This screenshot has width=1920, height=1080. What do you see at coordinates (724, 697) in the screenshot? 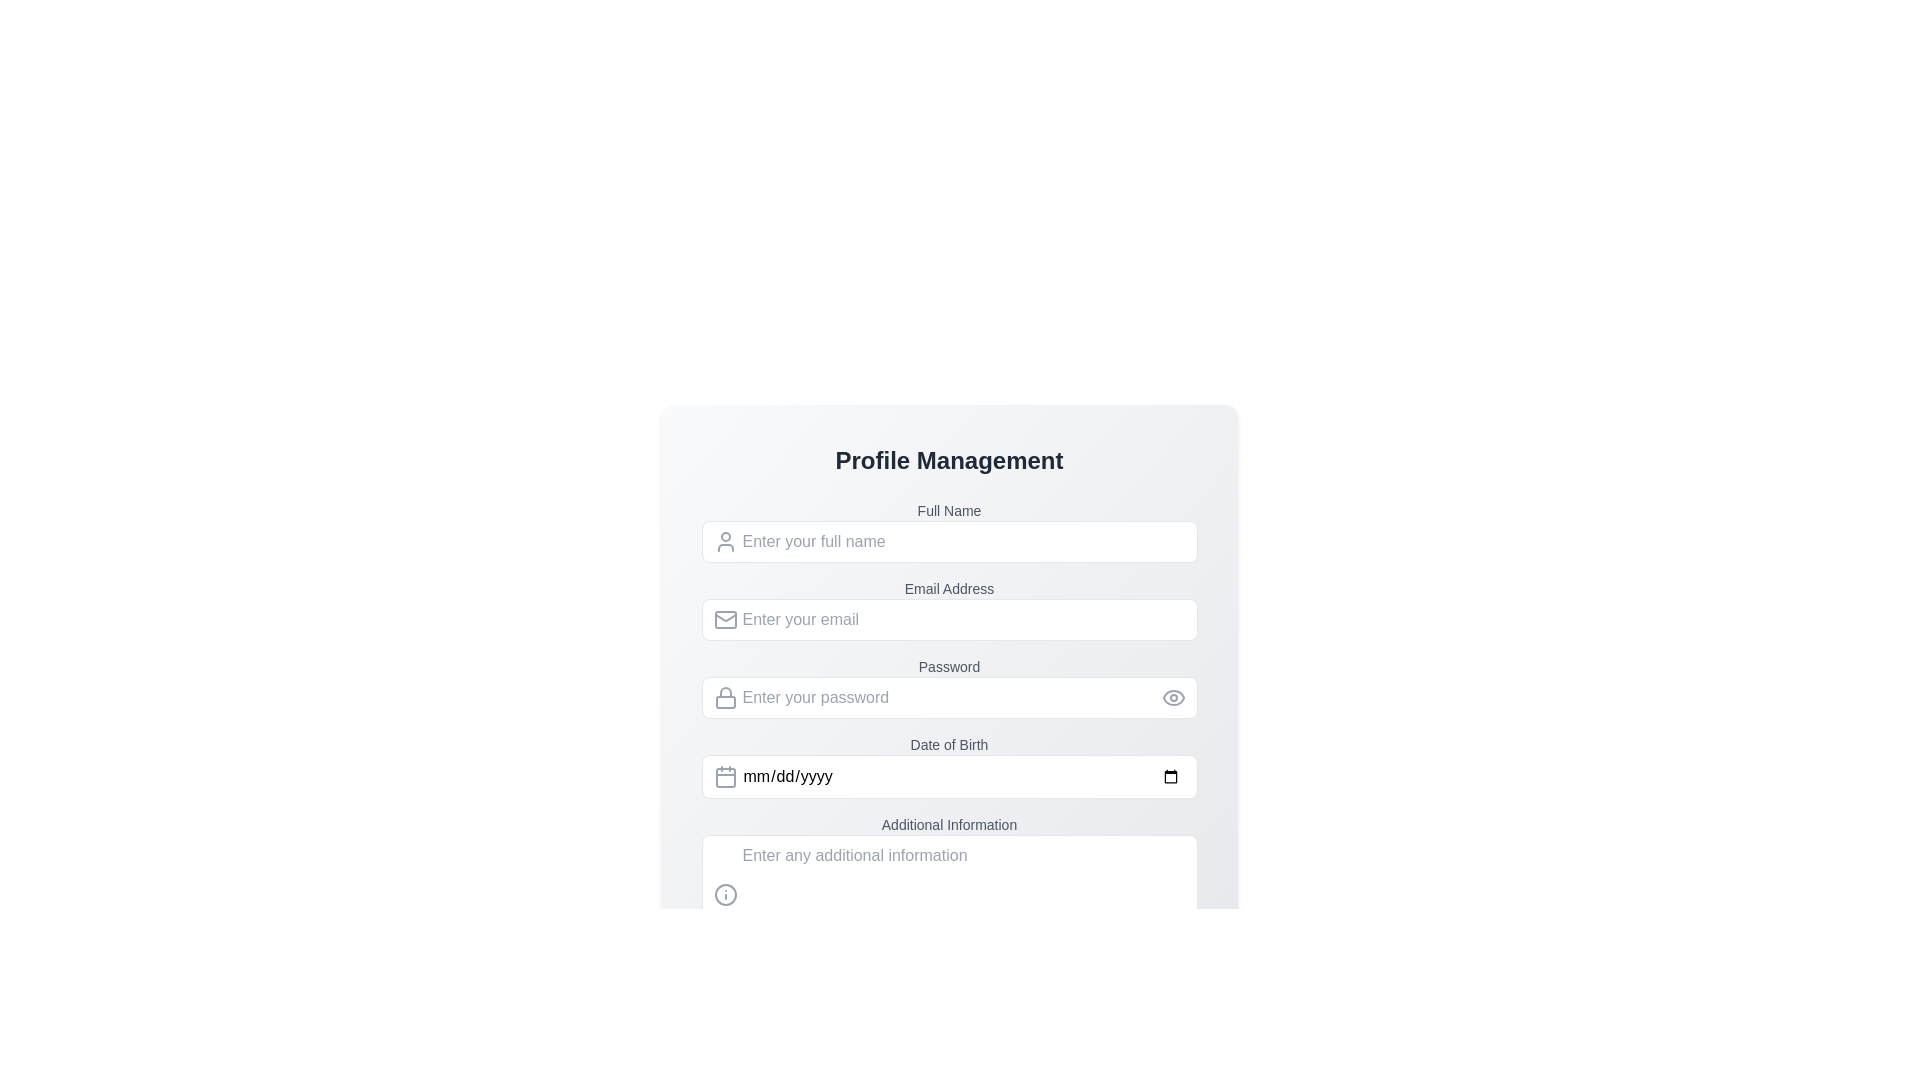
I see `the minimalist gray lock icon located to the far left side of the password input field, aligned vertically with the center of the input field` at bounding box center [724, 697].